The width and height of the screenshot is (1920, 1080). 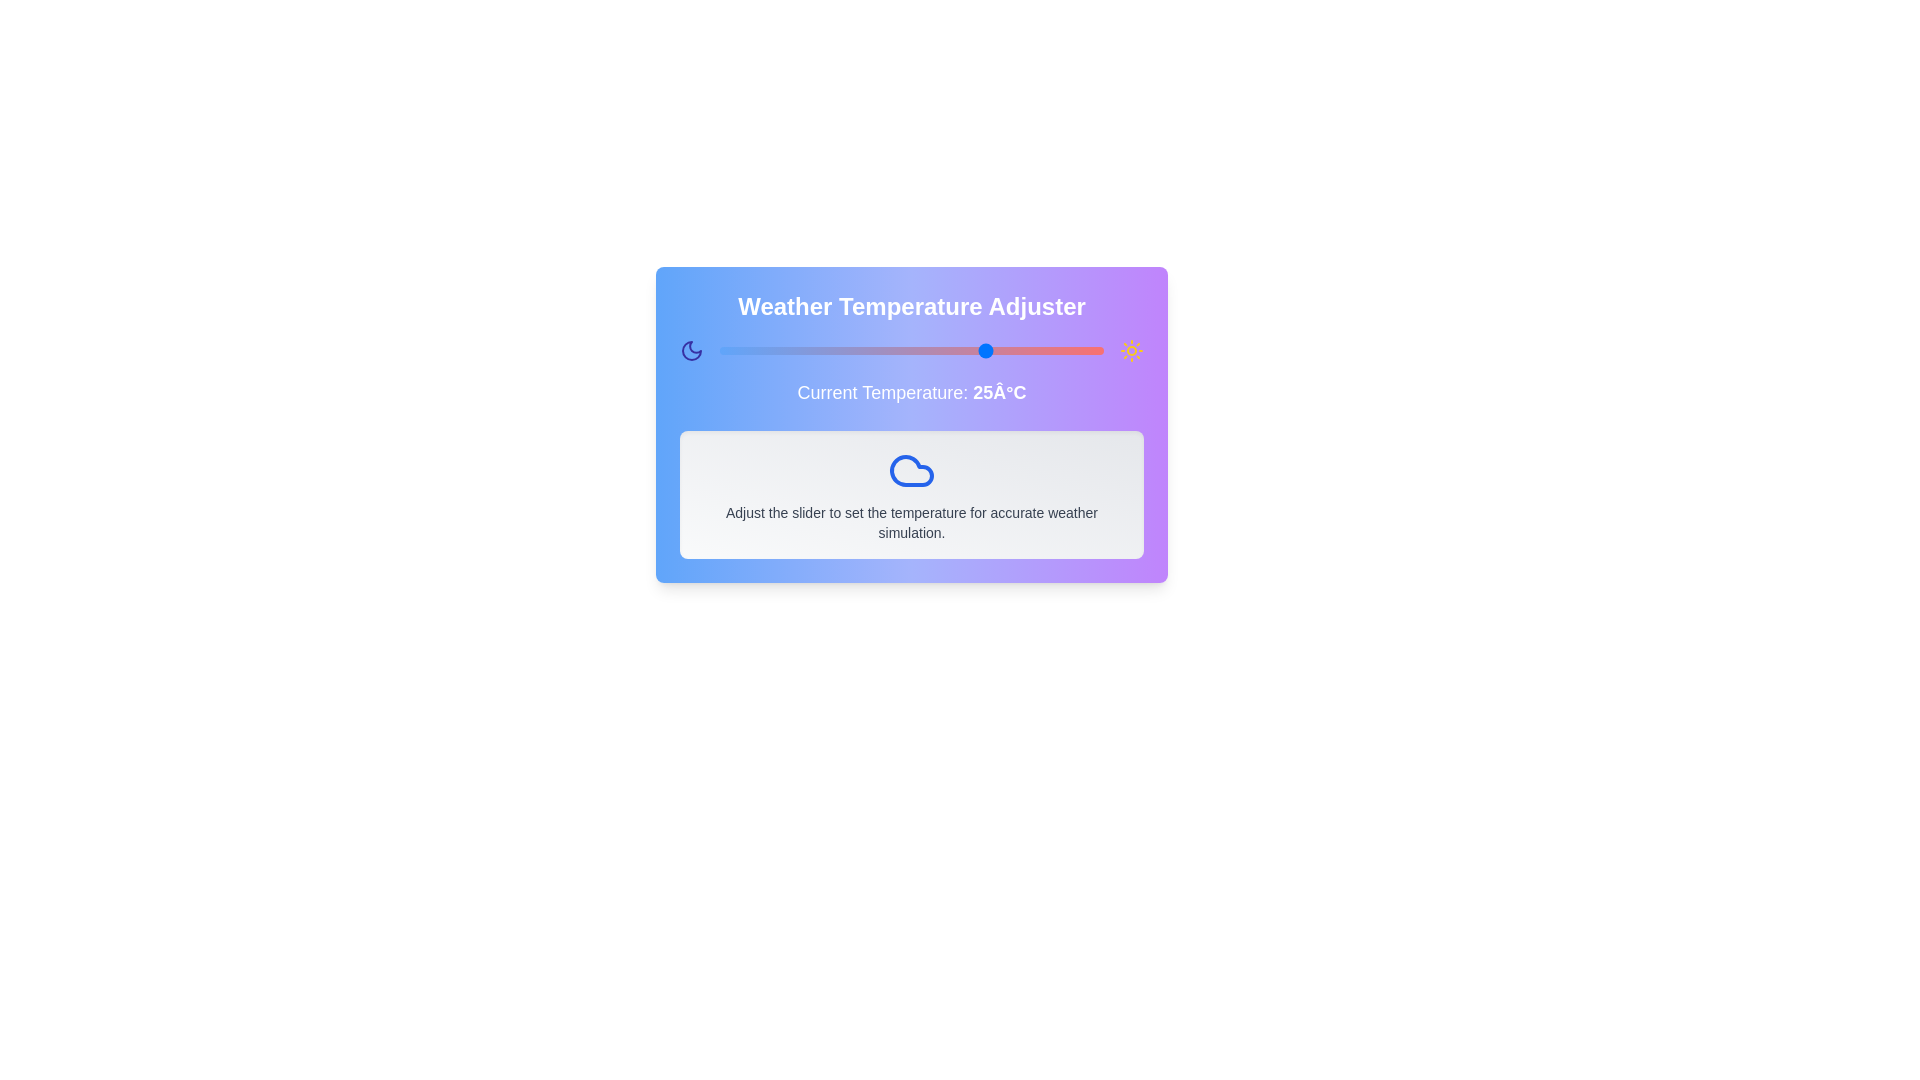 I want to click on the temperature slider to set the temperature to 39 degrees Celsius, so click(x=1095, y=350).